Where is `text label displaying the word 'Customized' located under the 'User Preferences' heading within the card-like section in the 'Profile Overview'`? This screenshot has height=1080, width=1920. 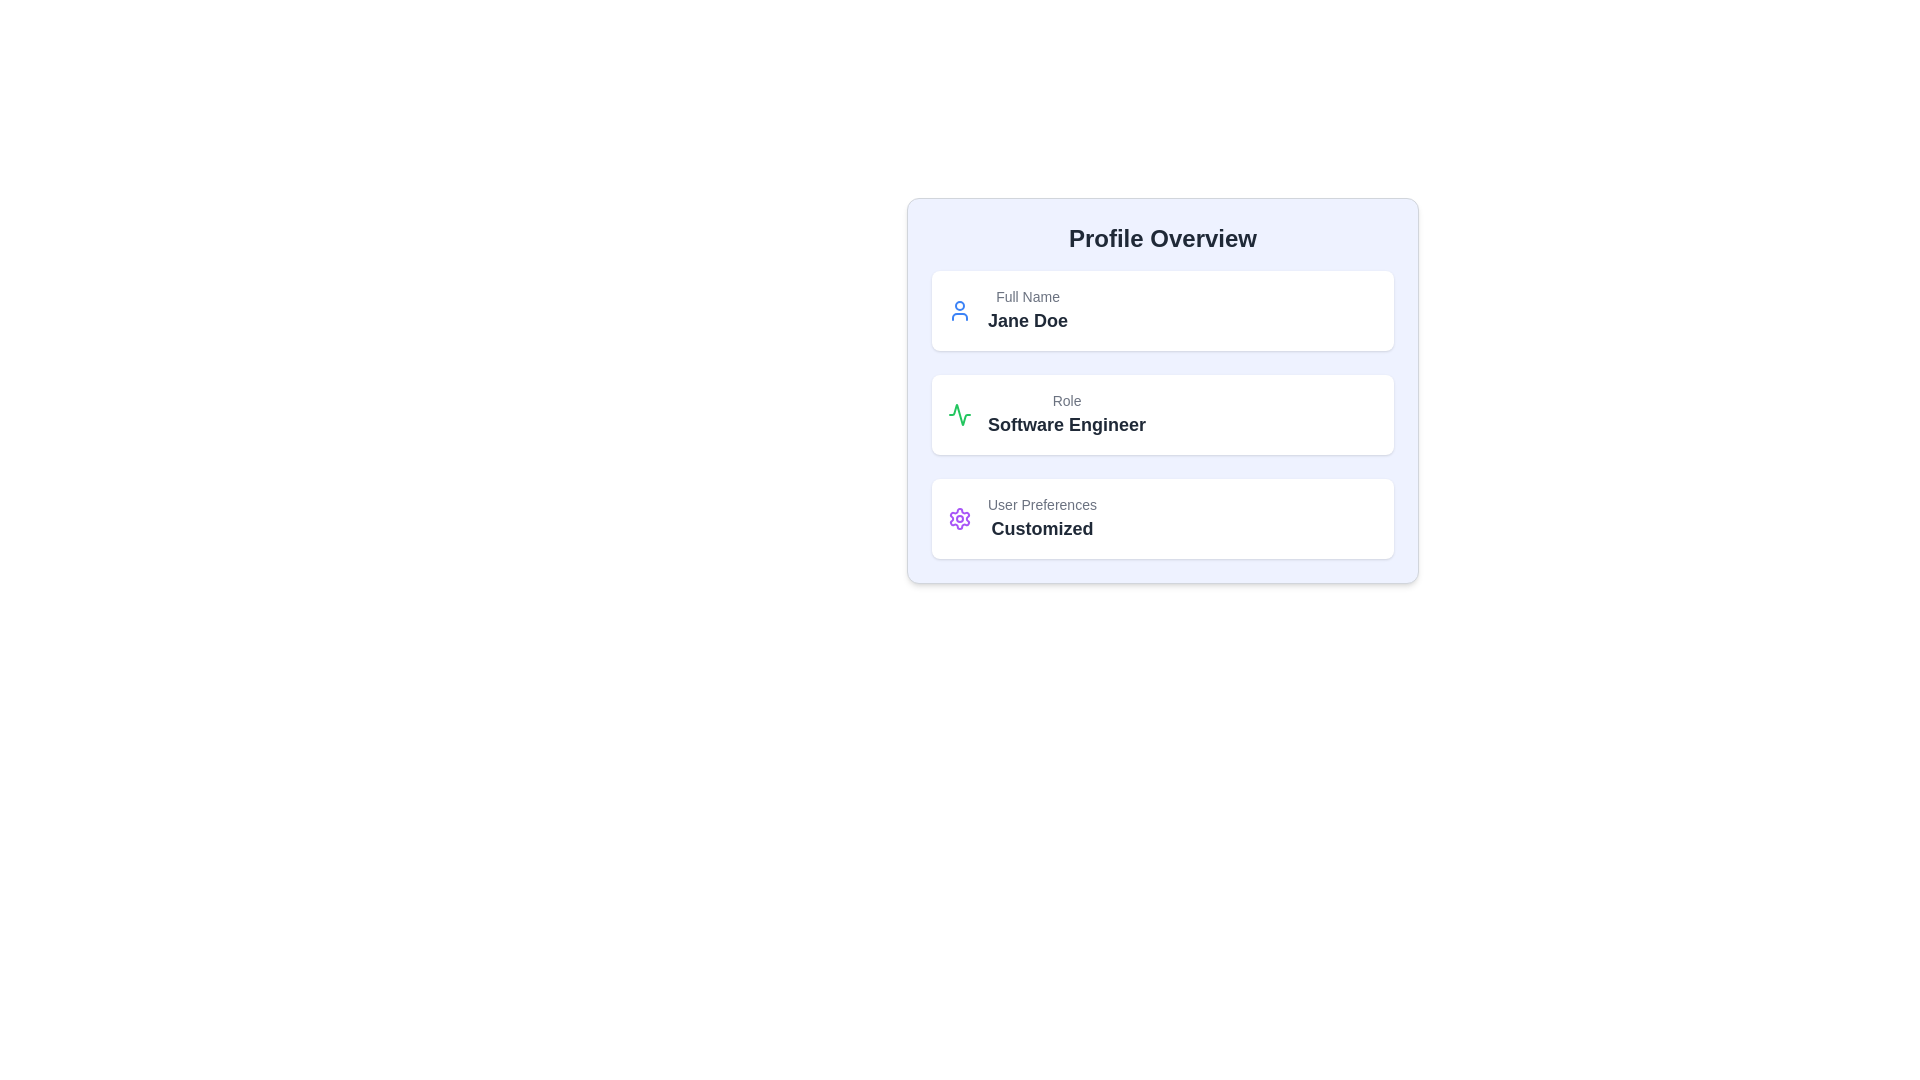
text label displaying the word 'Customized' located under the 'User Preferences' heading within the card-like section in the 'Profile Overview' is located at coordinates (1041, 527).